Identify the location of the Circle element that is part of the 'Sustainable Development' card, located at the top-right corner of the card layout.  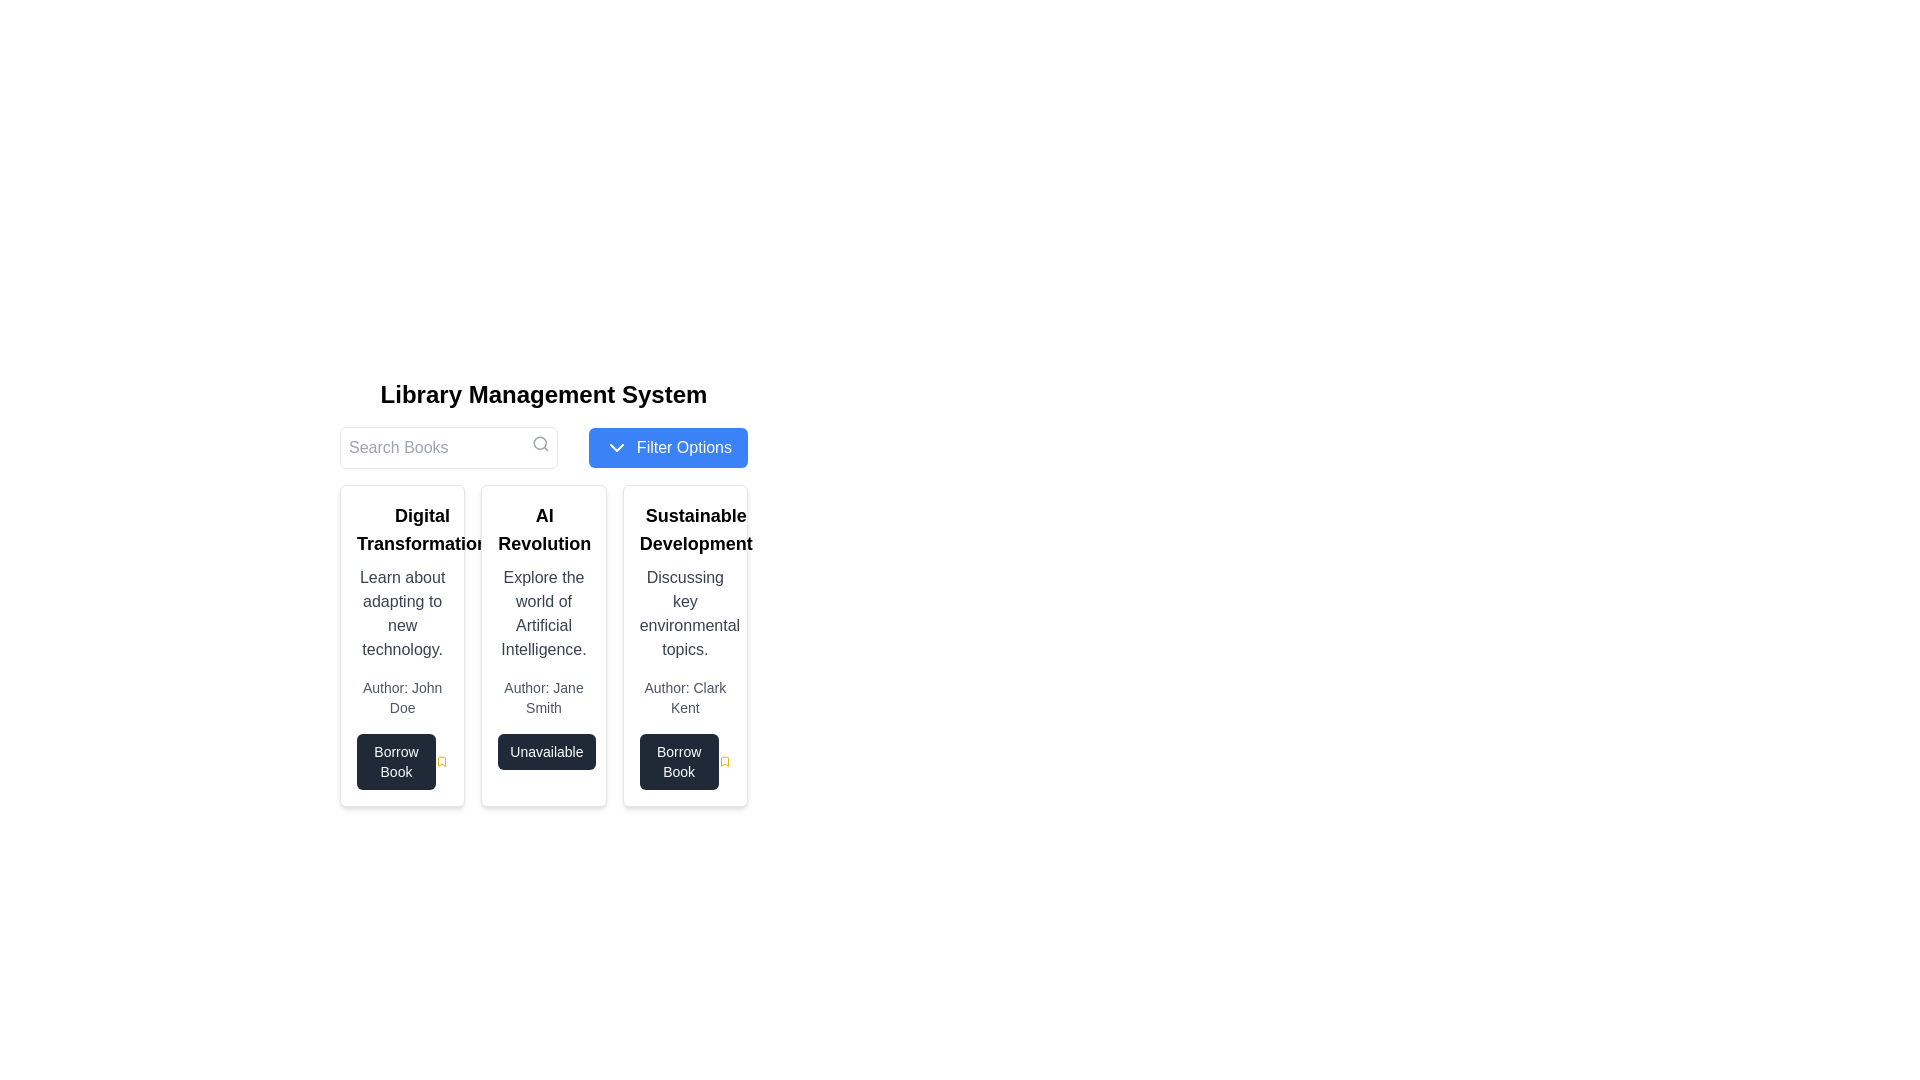
(763, 512).